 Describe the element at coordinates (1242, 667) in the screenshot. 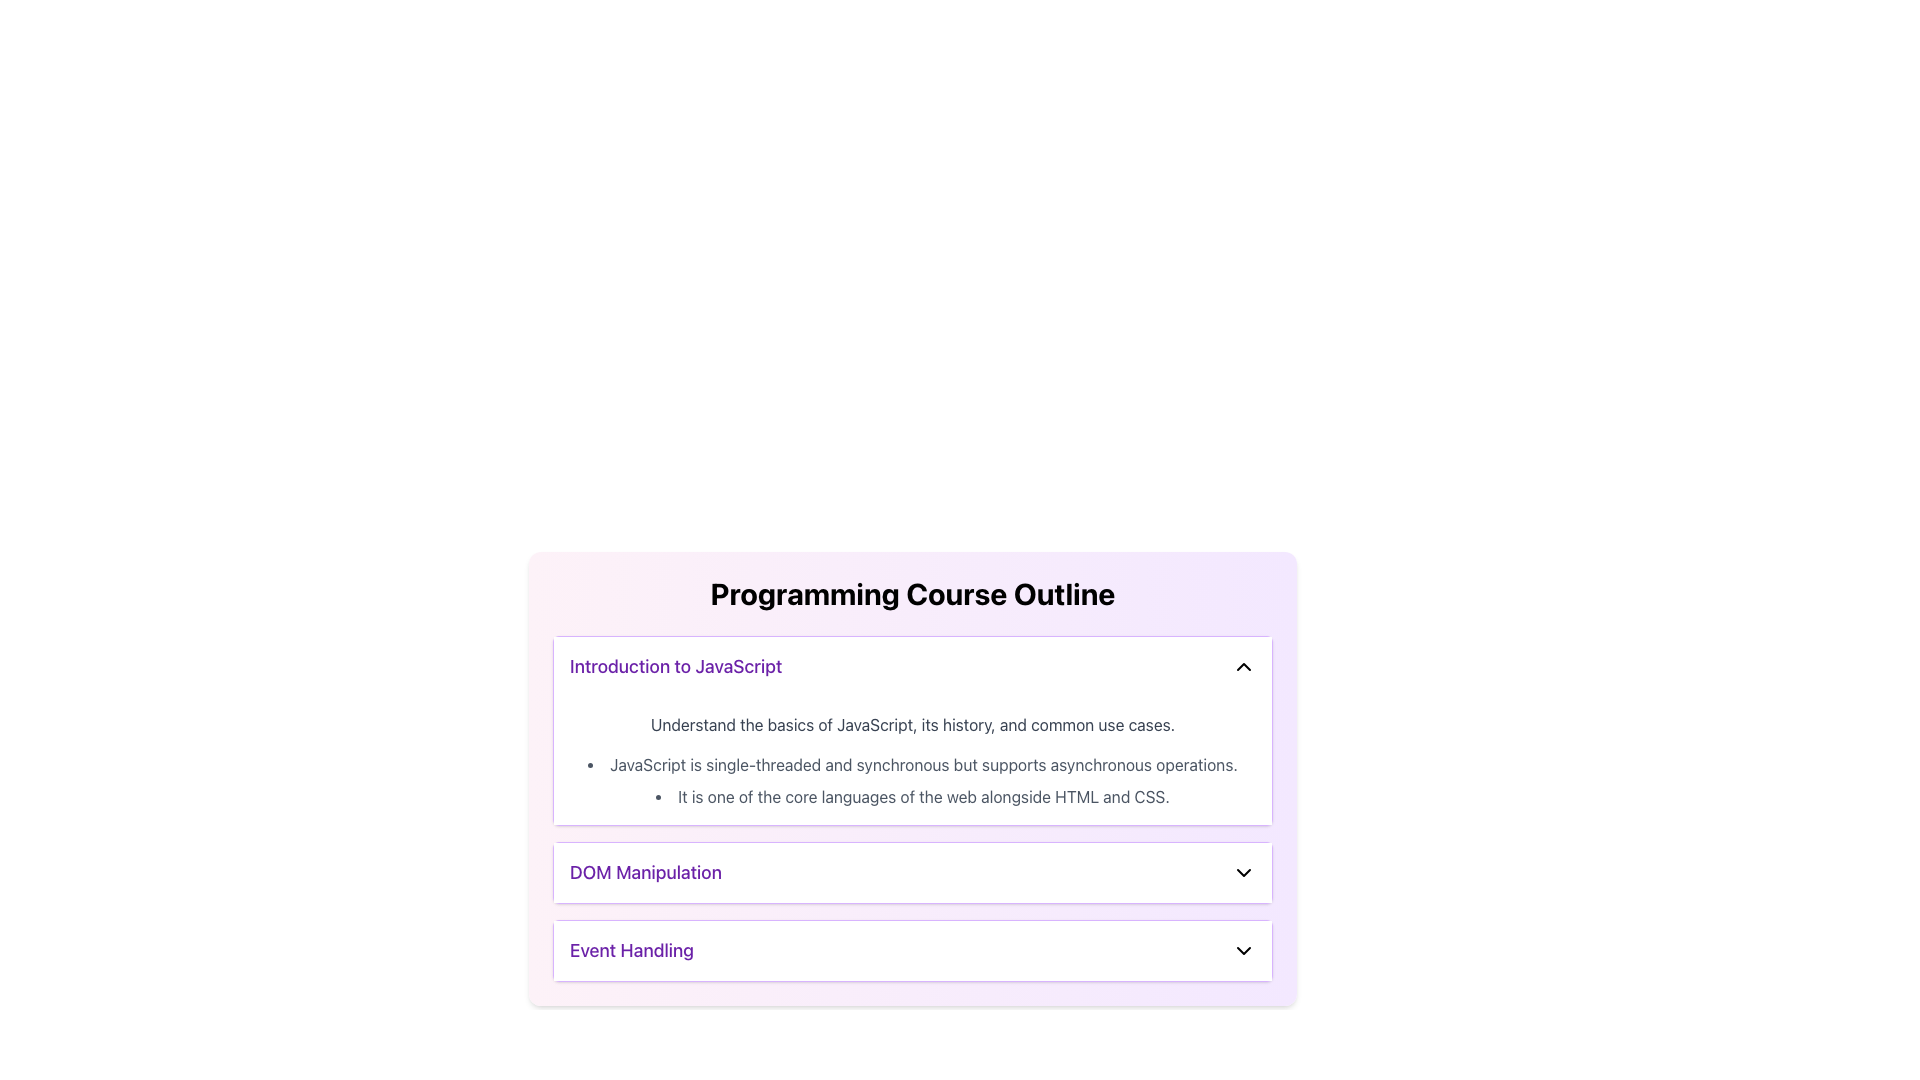

I see `the chevron icon located in the top right corner of the 'Introduction to JavaScript' section` at that location.